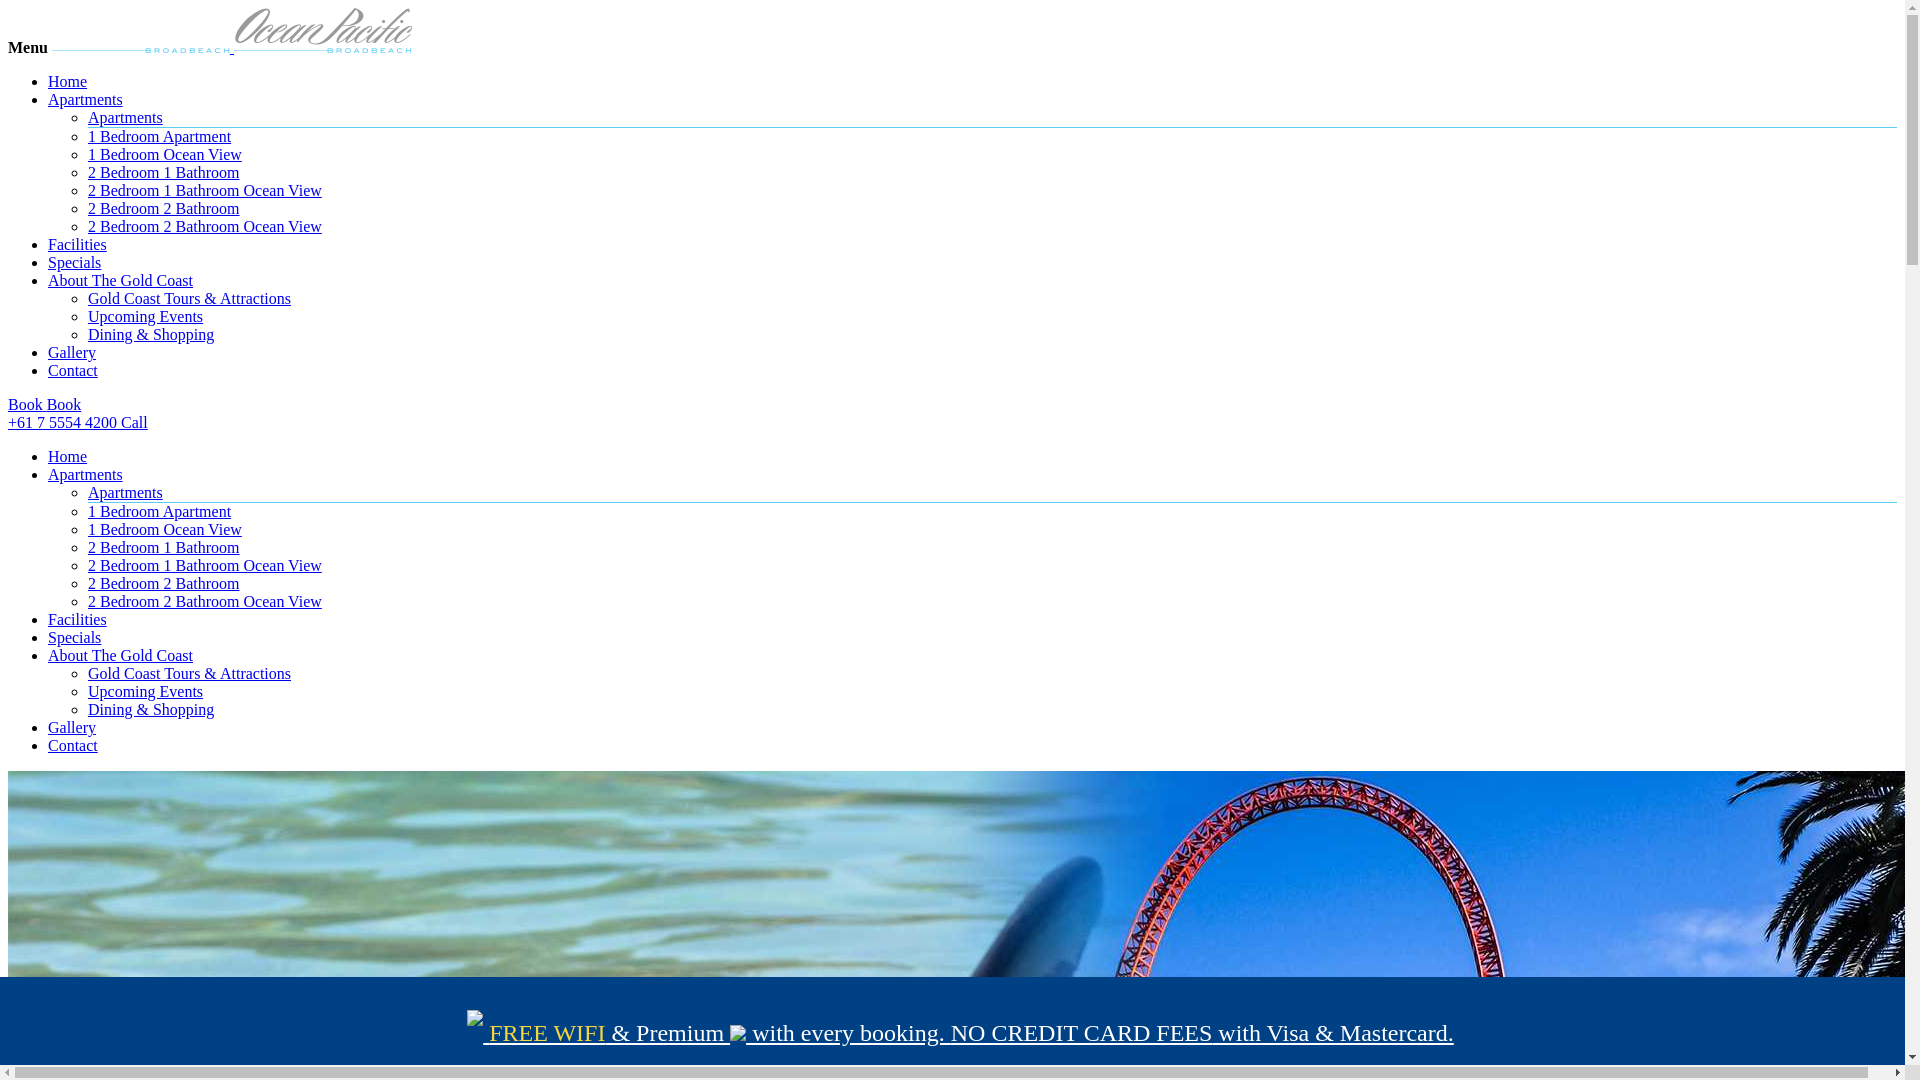  What do you see at coordinates (119, 655) in the screenshot?
I see `'About The Gold Coast'` at bounding box center [119, 655].